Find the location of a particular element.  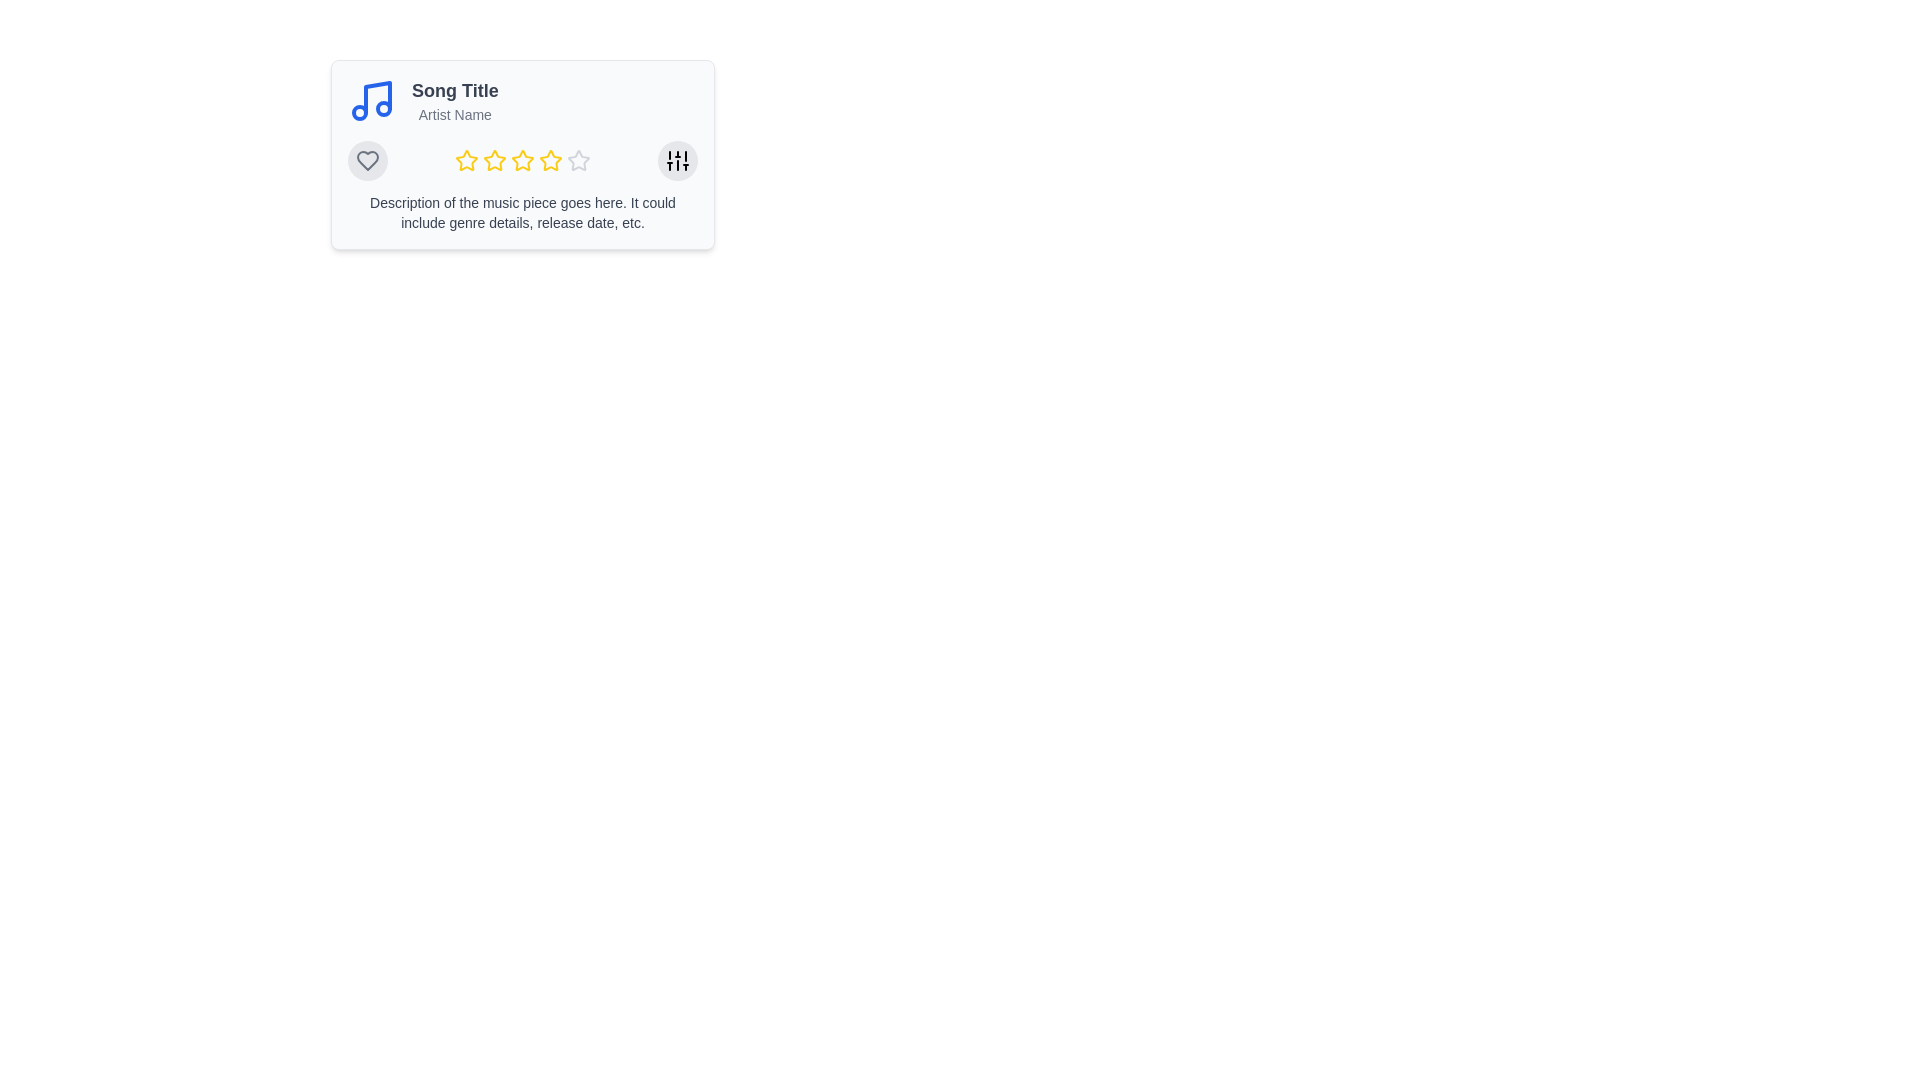

the third star in the rating control is located at coordinates (523, 159).